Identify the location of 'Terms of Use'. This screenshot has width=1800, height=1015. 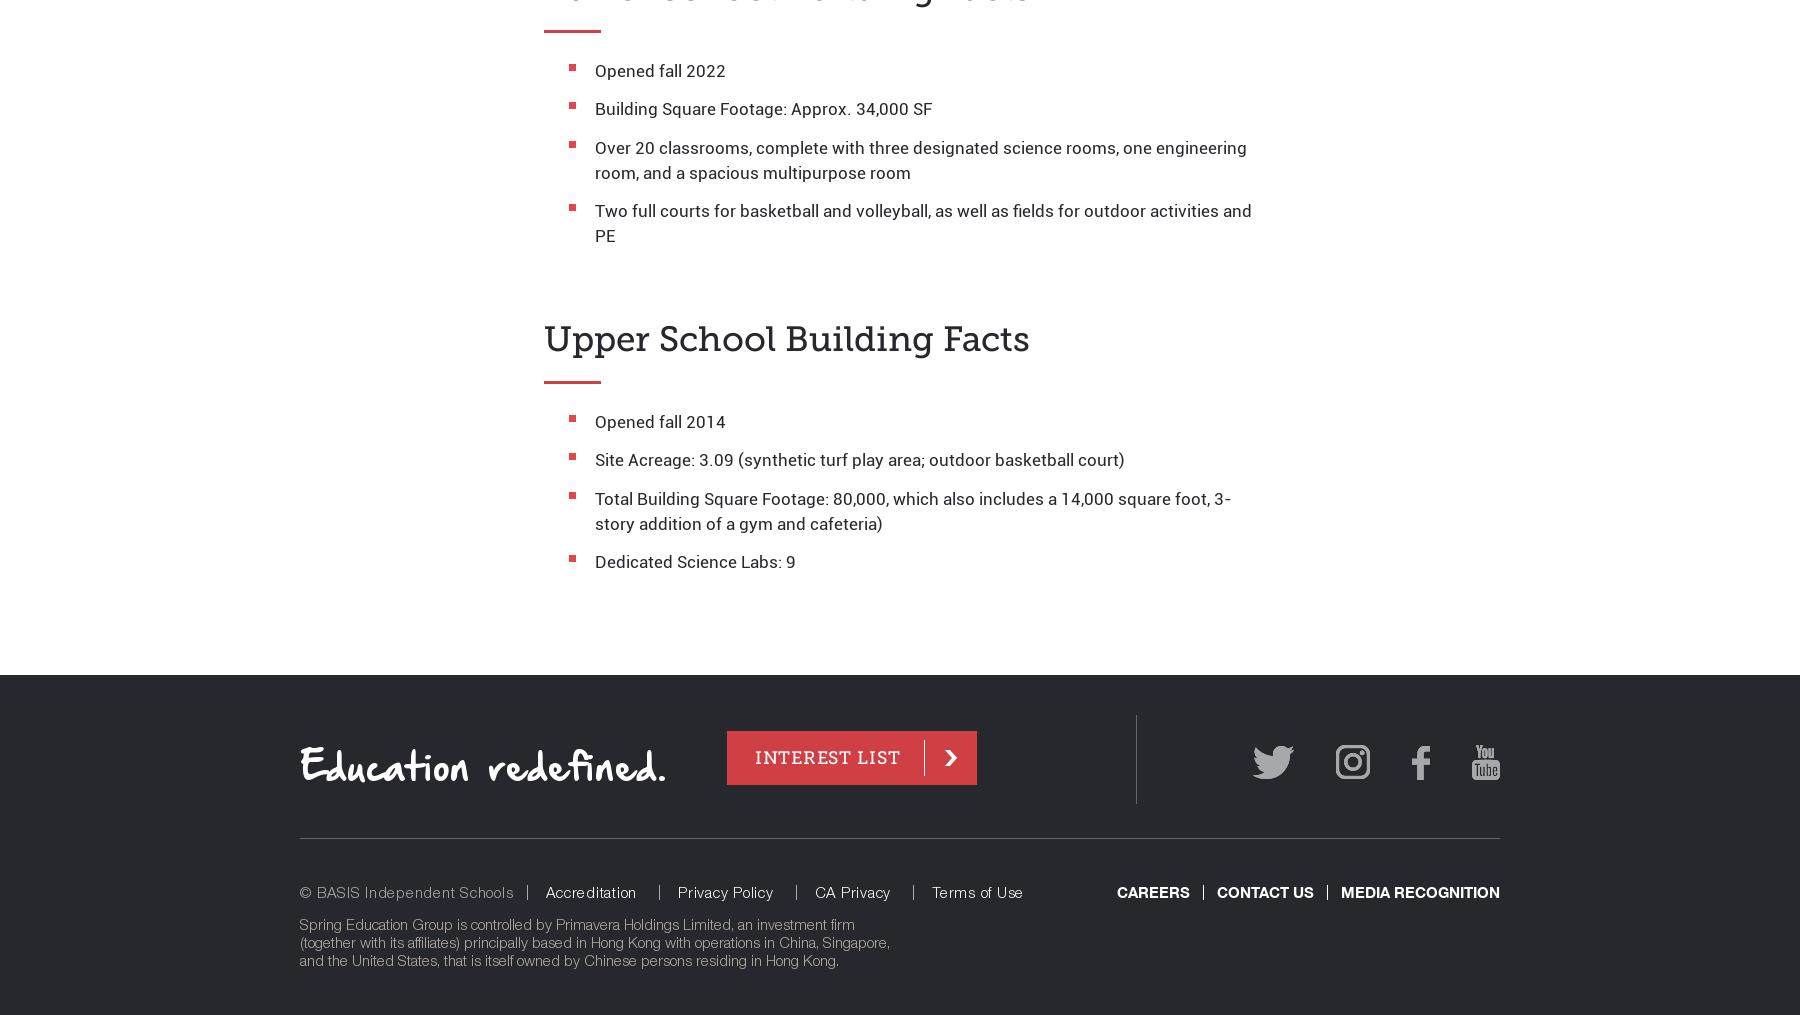
(976, 889).